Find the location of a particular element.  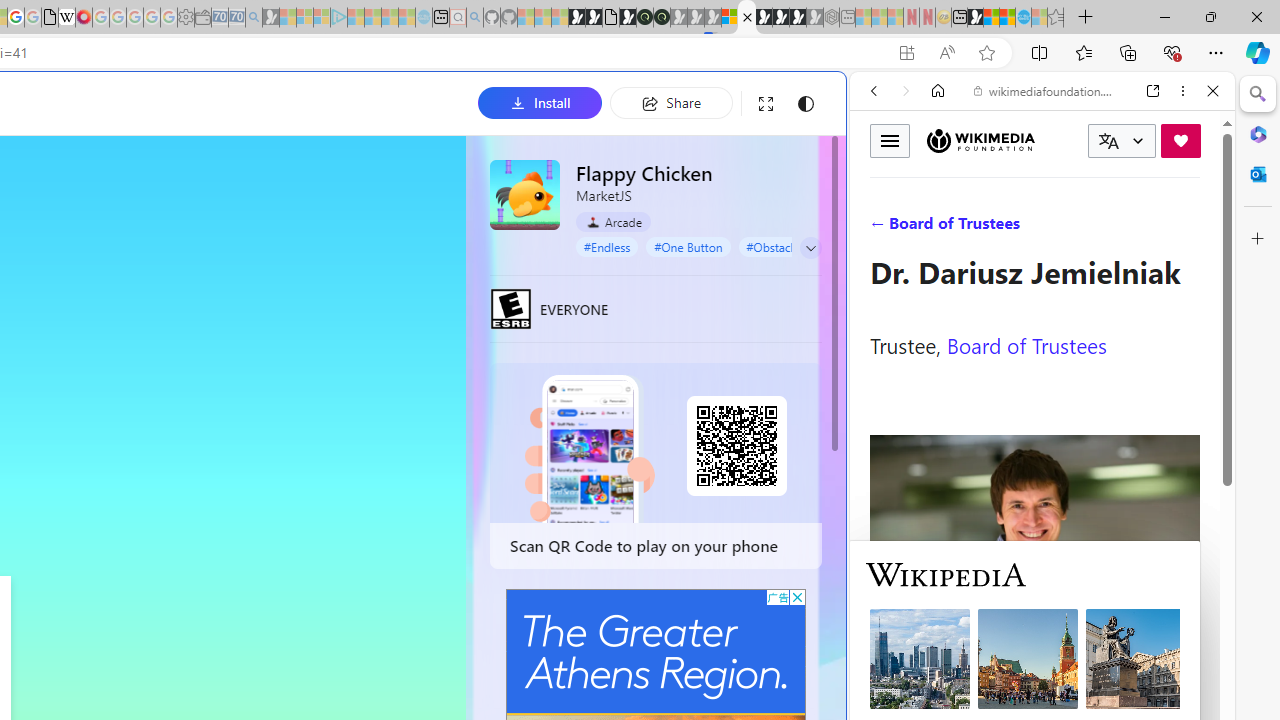

'Arcade' is located at coordinates (612, 221).